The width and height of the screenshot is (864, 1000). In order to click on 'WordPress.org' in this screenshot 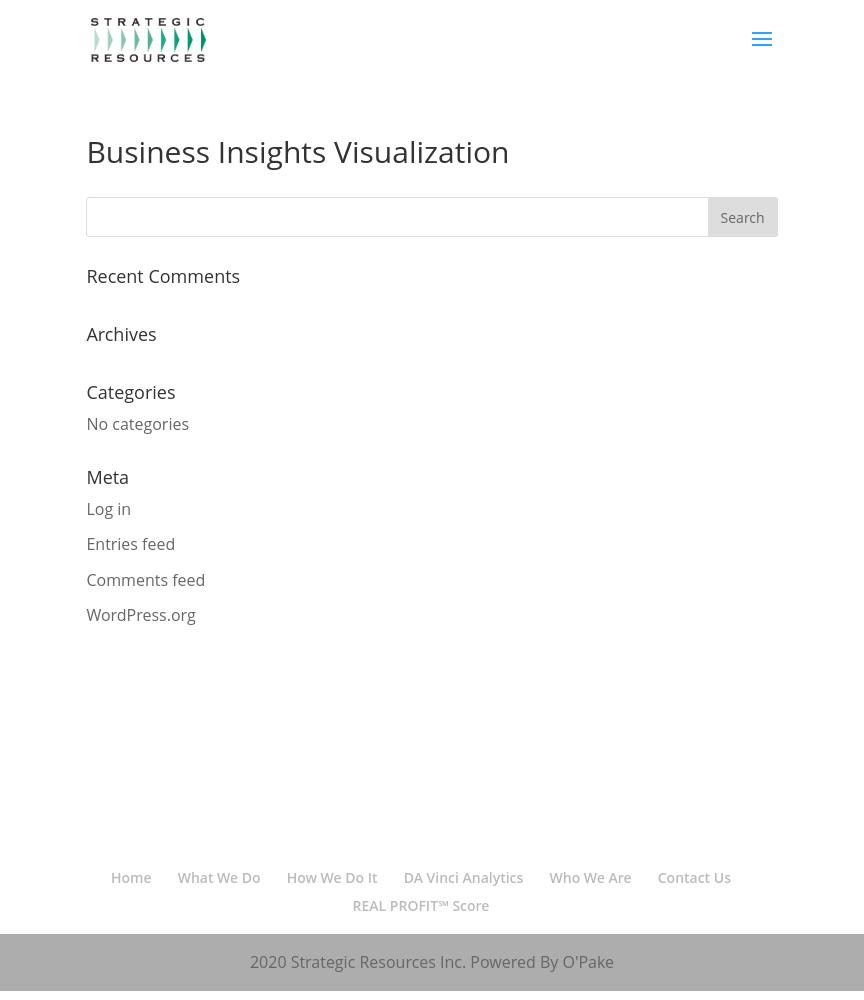, I will do `click(139, 613)`.